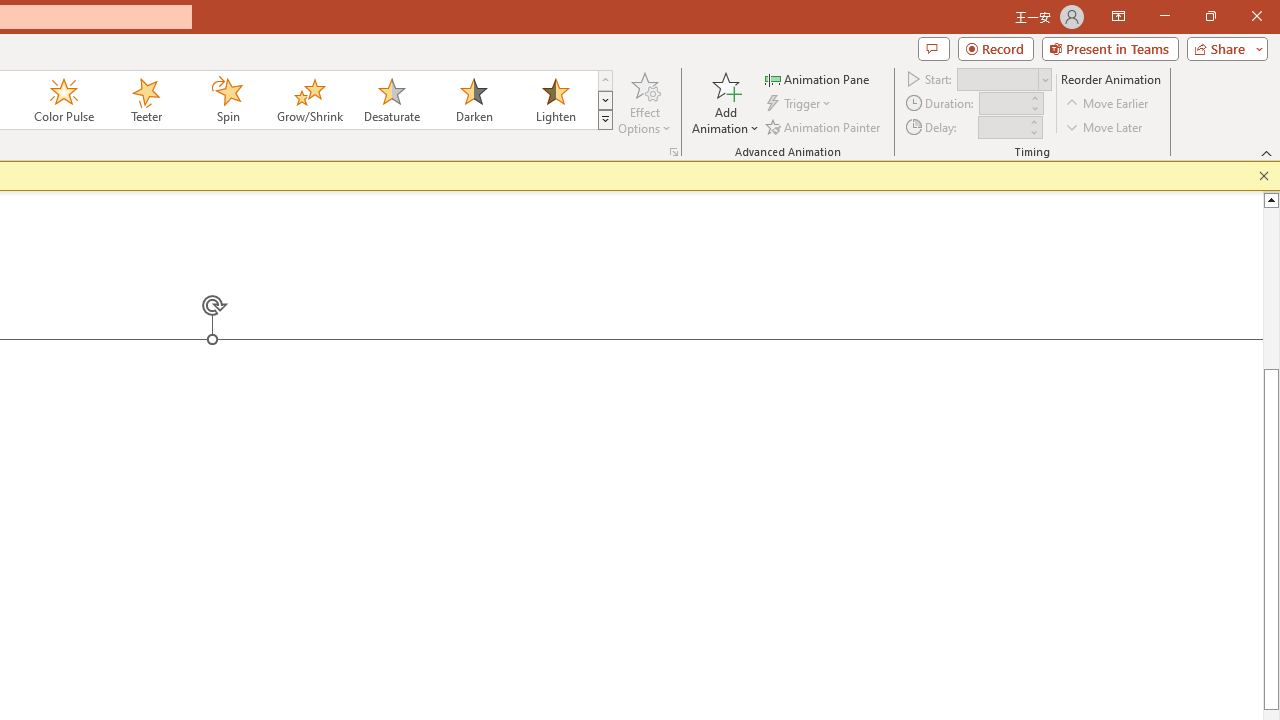  What do you see at coordinates (1033, 121) in the screenshot?
I see `'More'` at bounding box center [1033, 121].